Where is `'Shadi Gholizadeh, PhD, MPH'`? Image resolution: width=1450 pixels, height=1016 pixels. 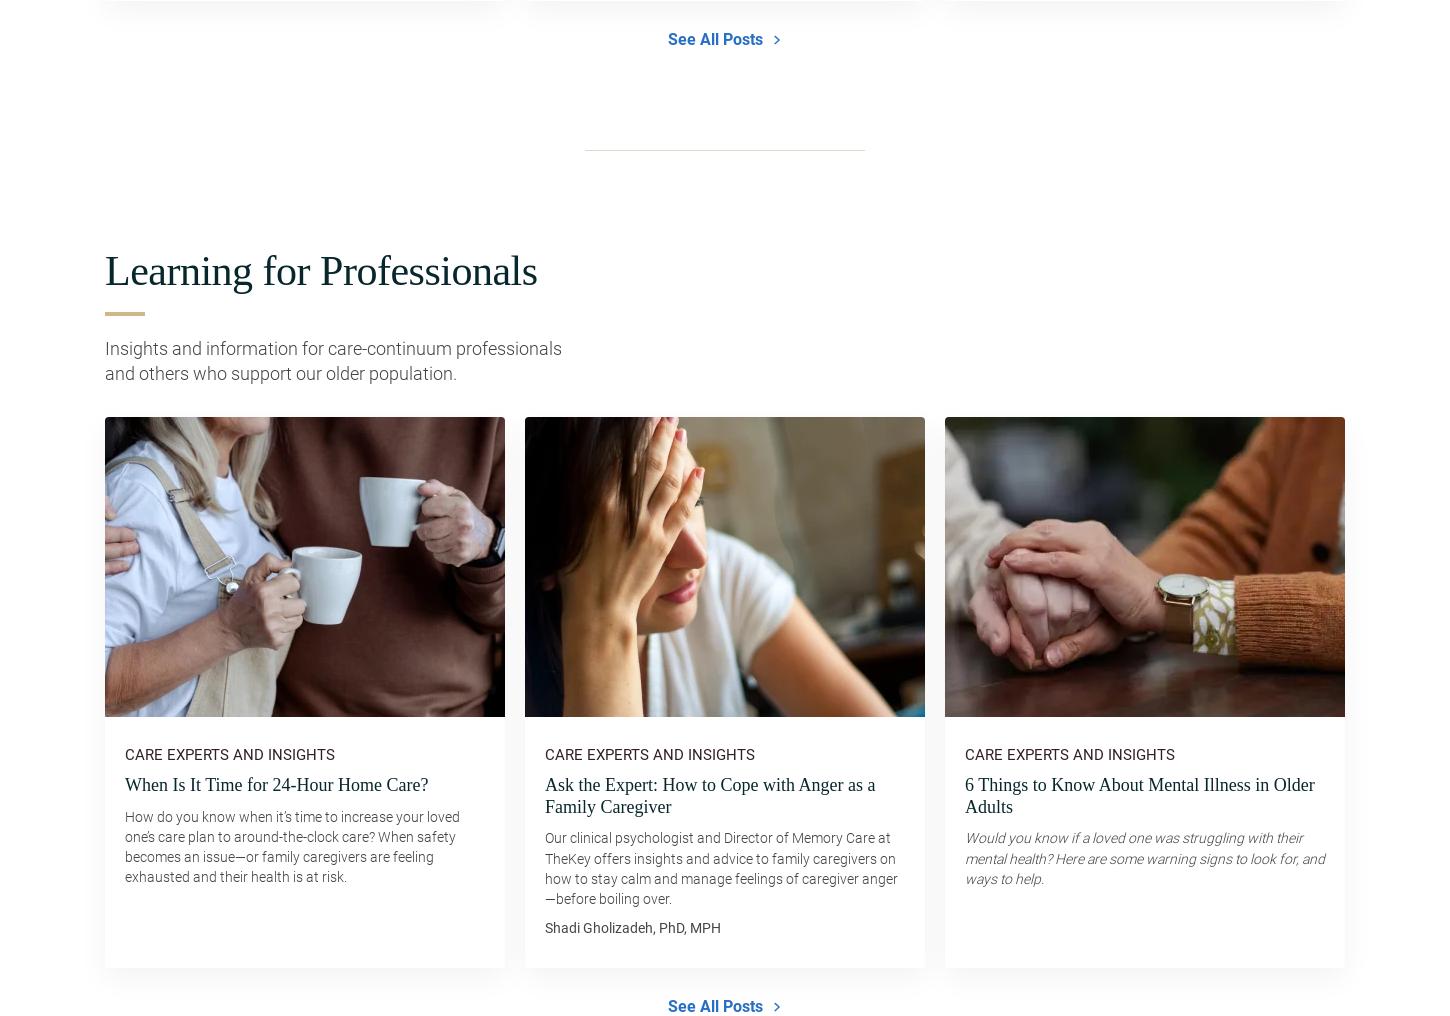
'Shadi Gholizadeh, PhD, MPH' is located at coordinates (545, 925).